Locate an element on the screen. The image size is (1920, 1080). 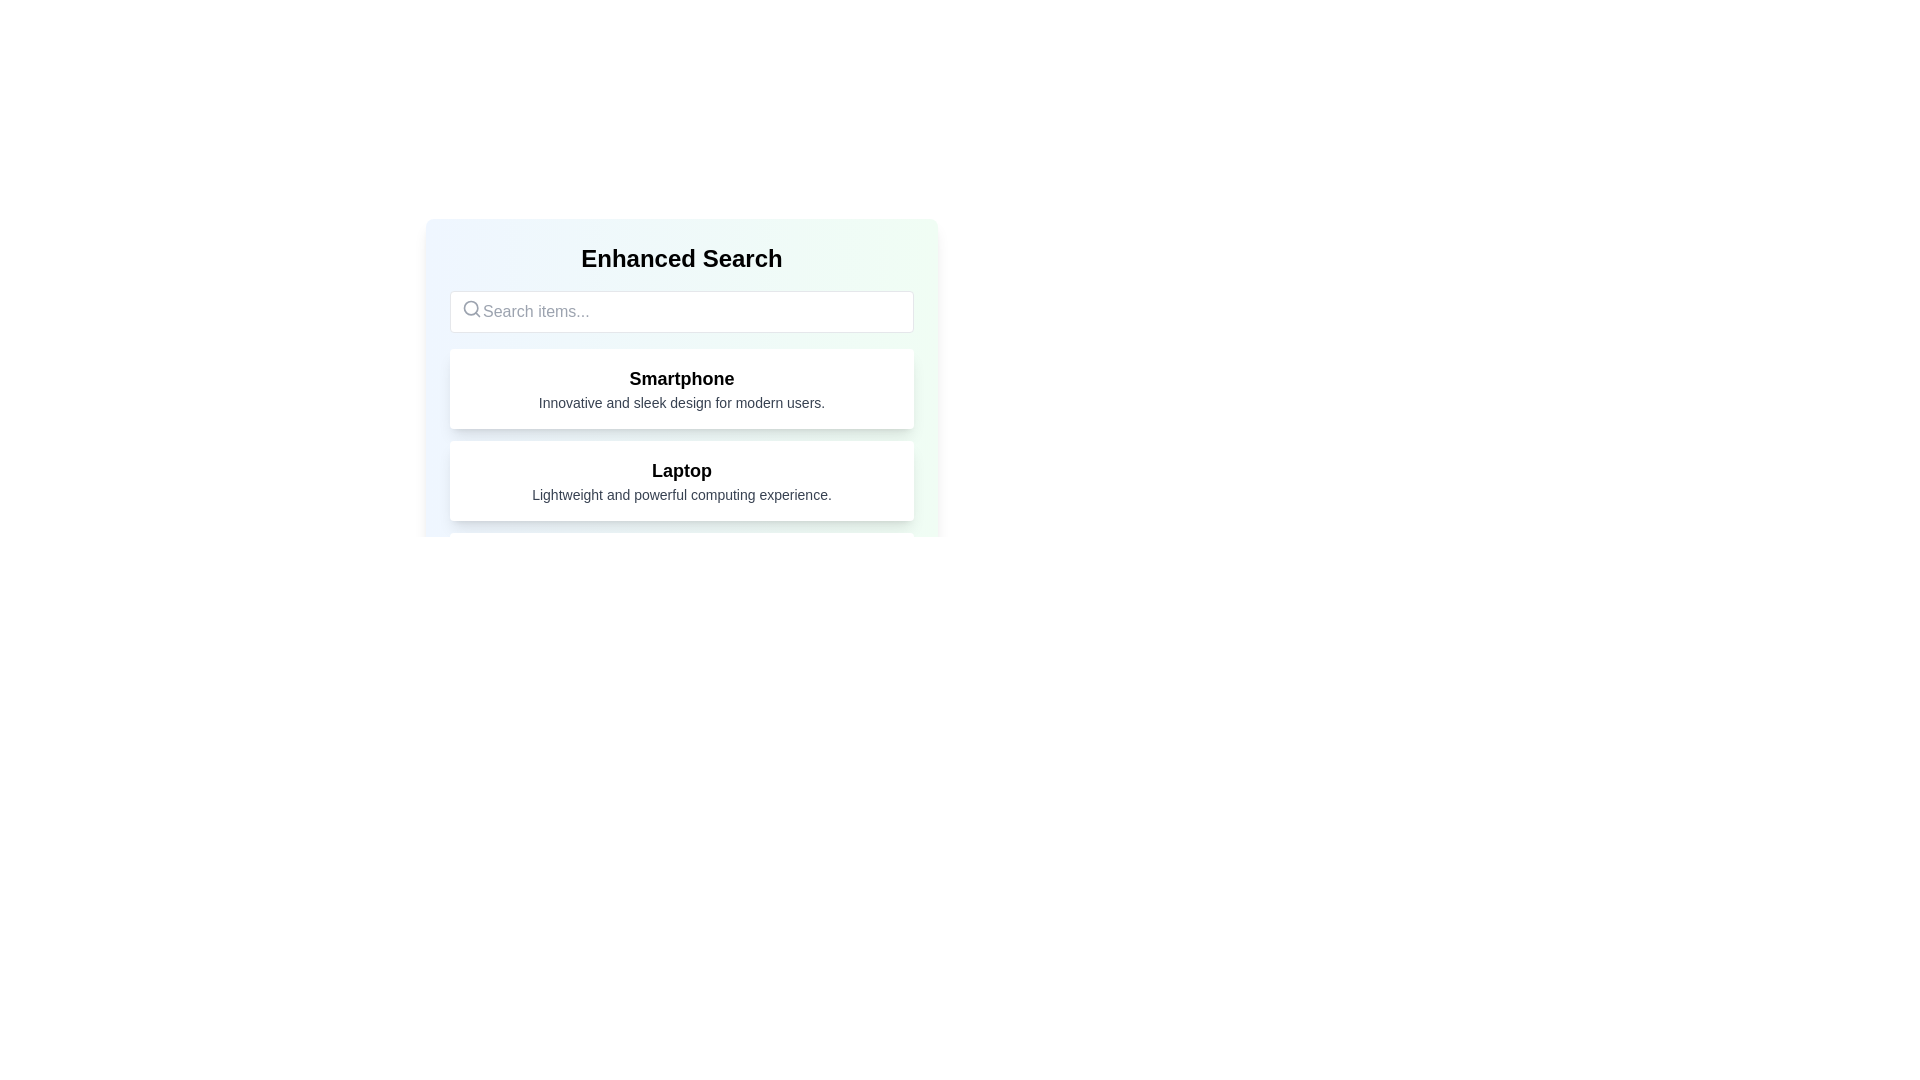
the title label located at the top text area, which identifies or labels the associated content is located at coordinates (681, 378).